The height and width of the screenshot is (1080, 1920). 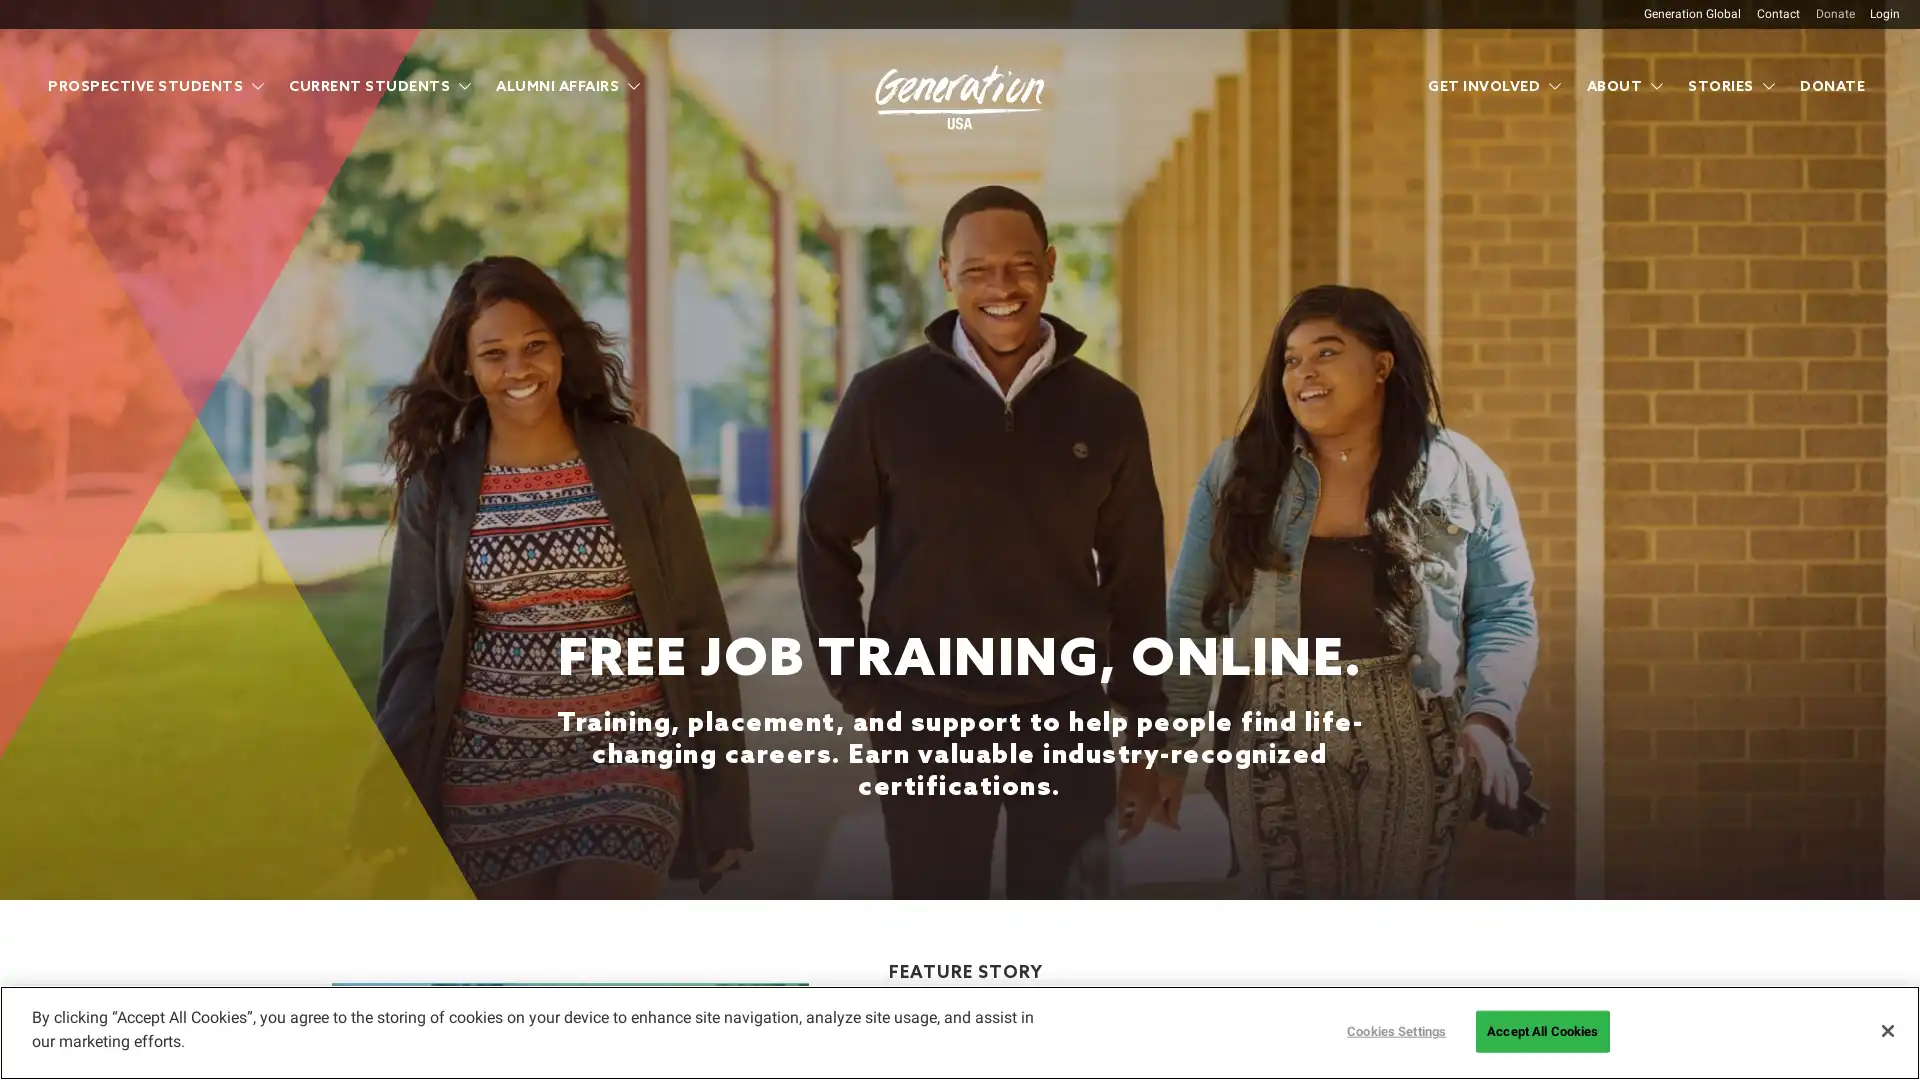 I want to click on Show submenu for Prospective Students, so click(x=256, y=85).